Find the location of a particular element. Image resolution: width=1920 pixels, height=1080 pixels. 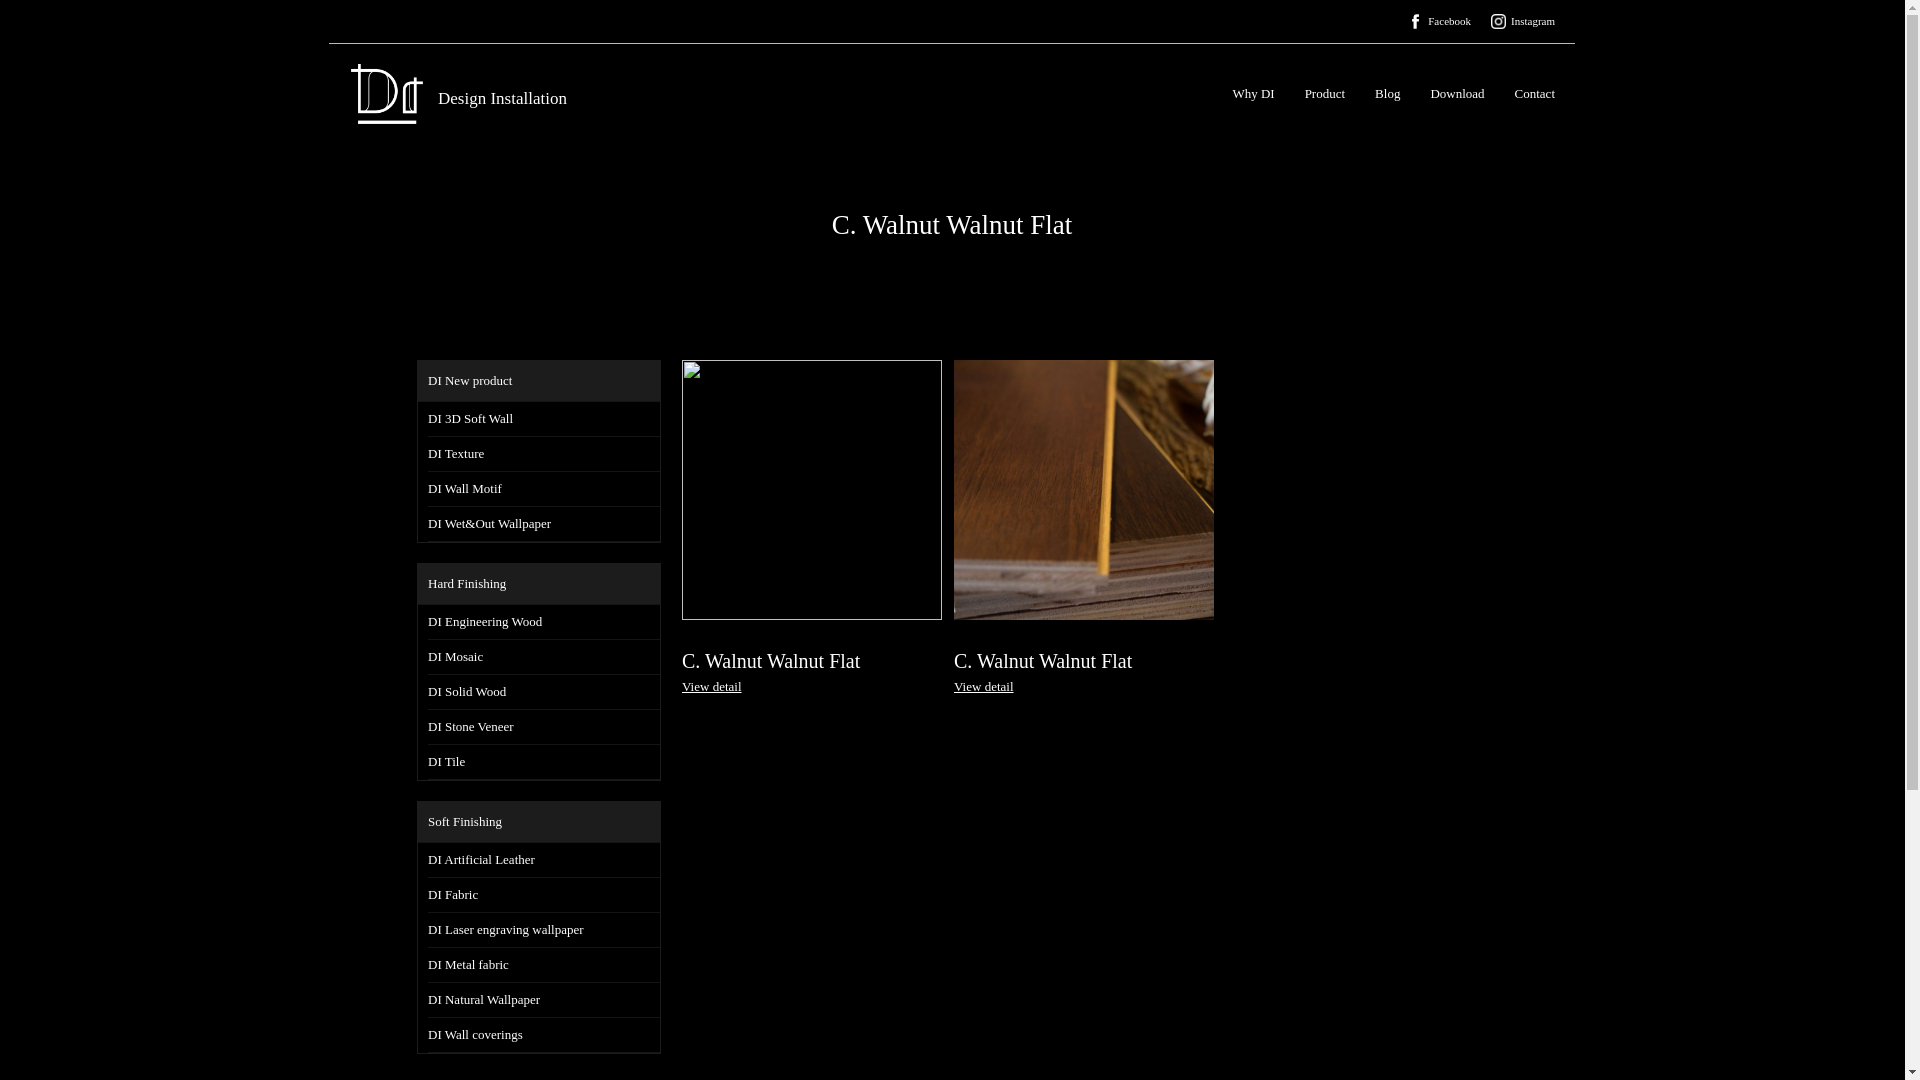

'View detail' is located at coordinates (711, 685).